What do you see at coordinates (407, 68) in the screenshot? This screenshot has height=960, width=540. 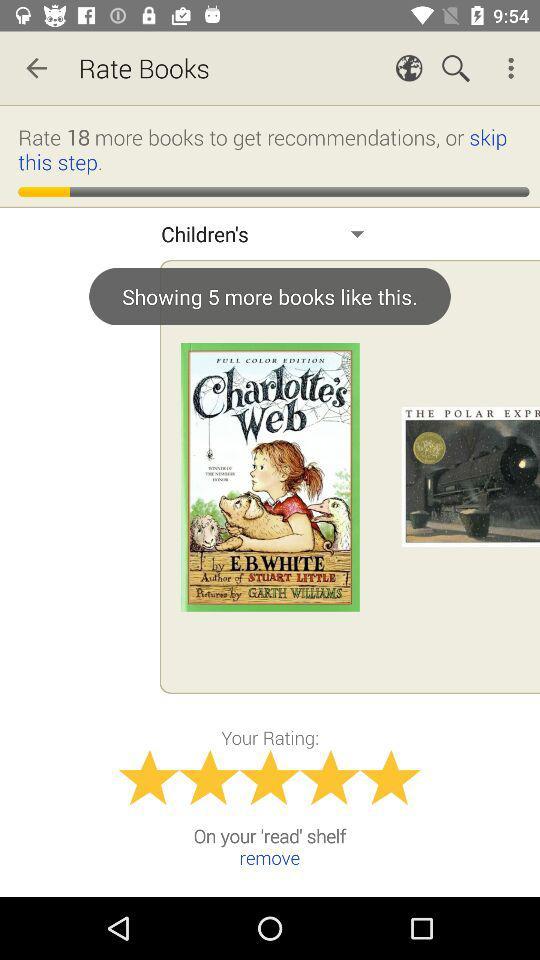 I see `icon which on left to search icon` at bounding box center [407, 68].